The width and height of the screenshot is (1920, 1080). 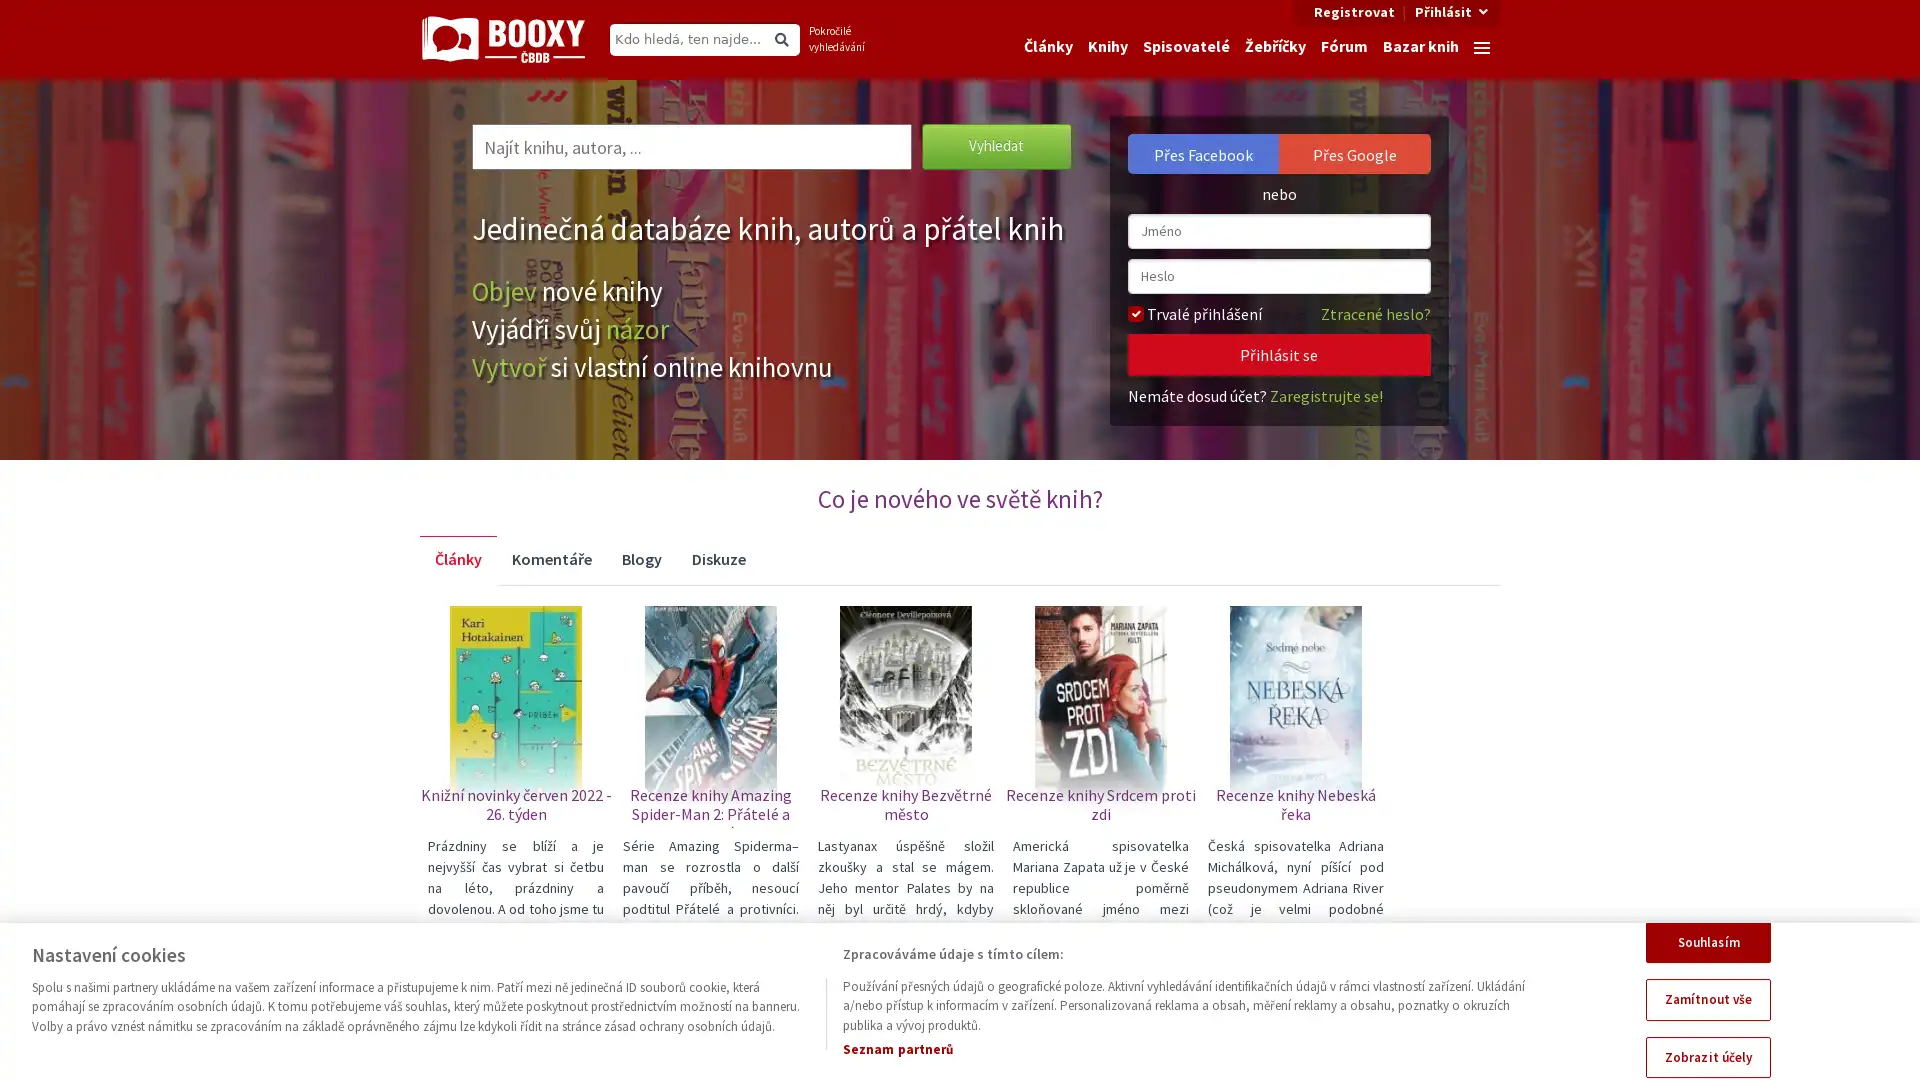 I want to click on Zamitnout vse, so click(x=1707, y=999).